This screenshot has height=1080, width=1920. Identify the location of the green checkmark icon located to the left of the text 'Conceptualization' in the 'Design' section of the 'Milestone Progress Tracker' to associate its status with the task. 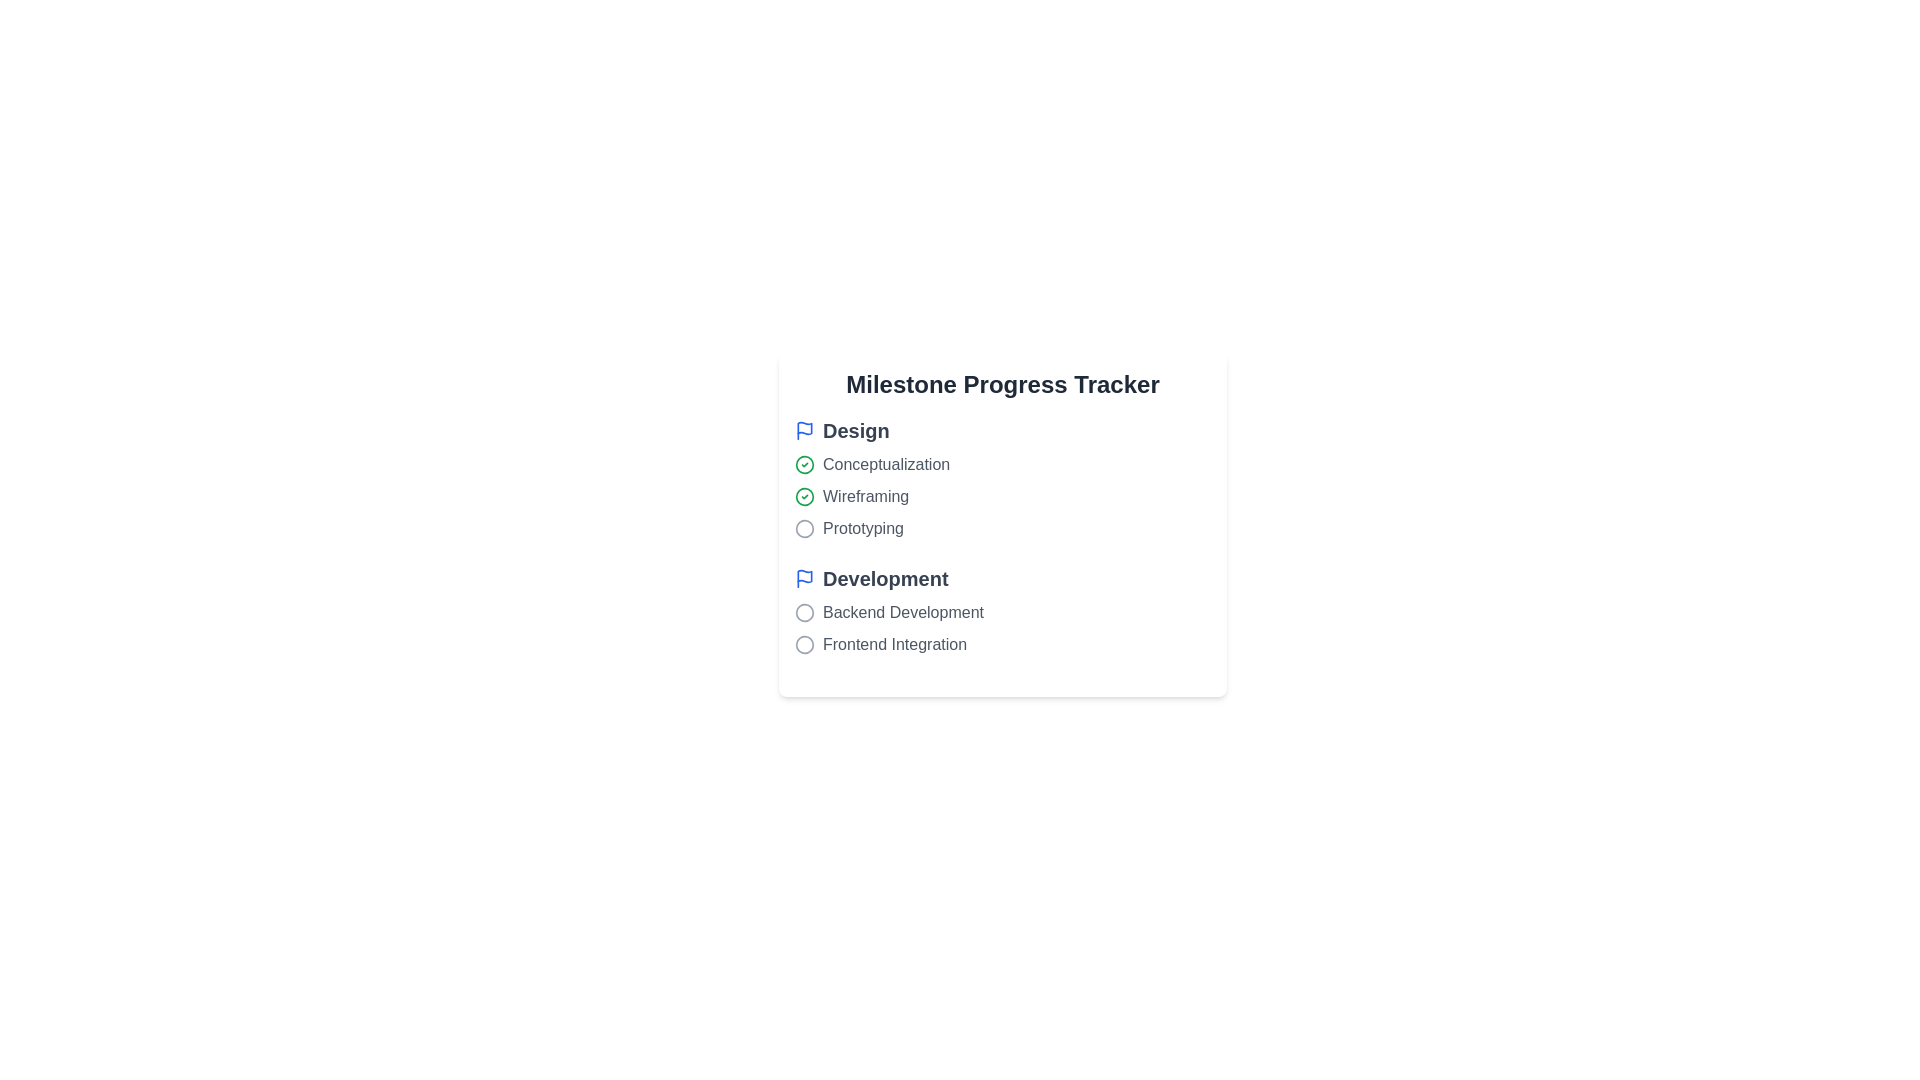
(805, 465).